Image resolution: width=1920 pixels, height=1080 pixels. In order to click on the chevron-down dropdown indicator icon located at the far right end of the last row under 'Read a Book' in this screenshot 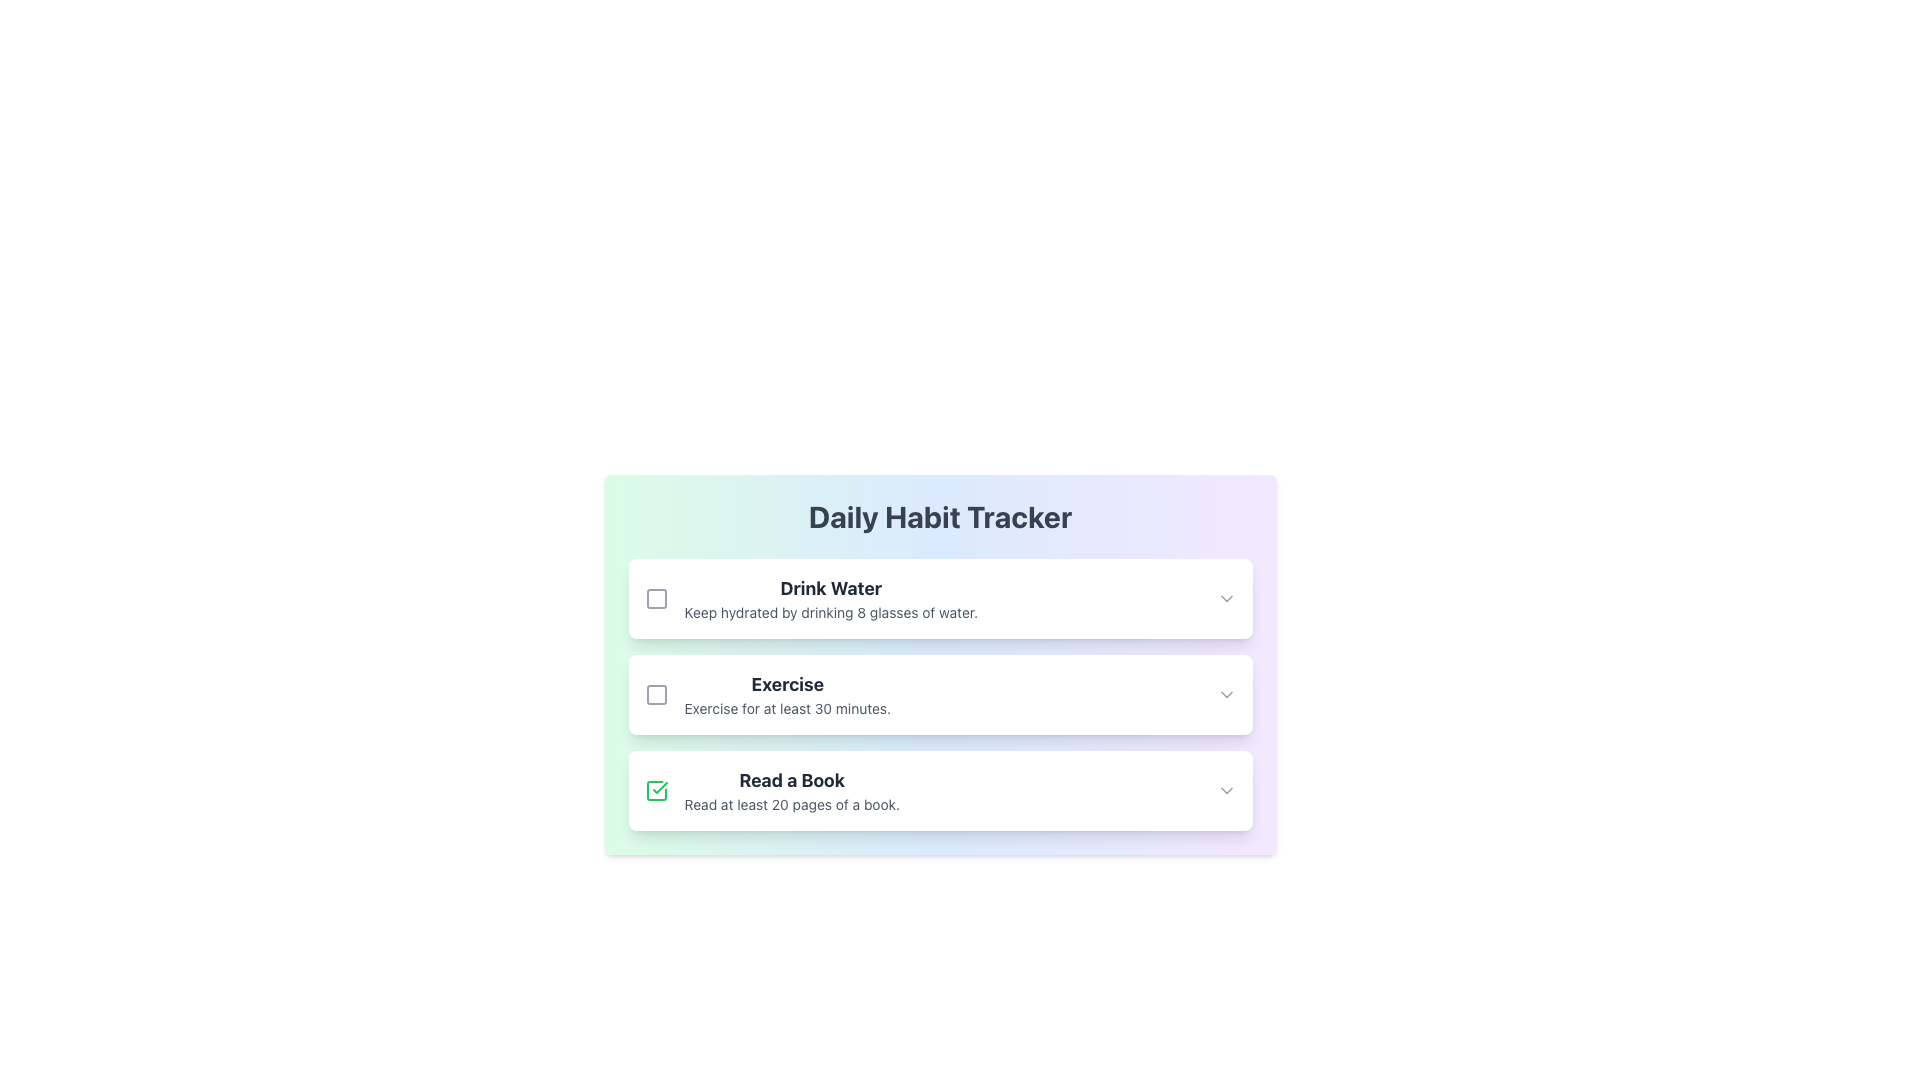, I will do `click(1225, 789)`.